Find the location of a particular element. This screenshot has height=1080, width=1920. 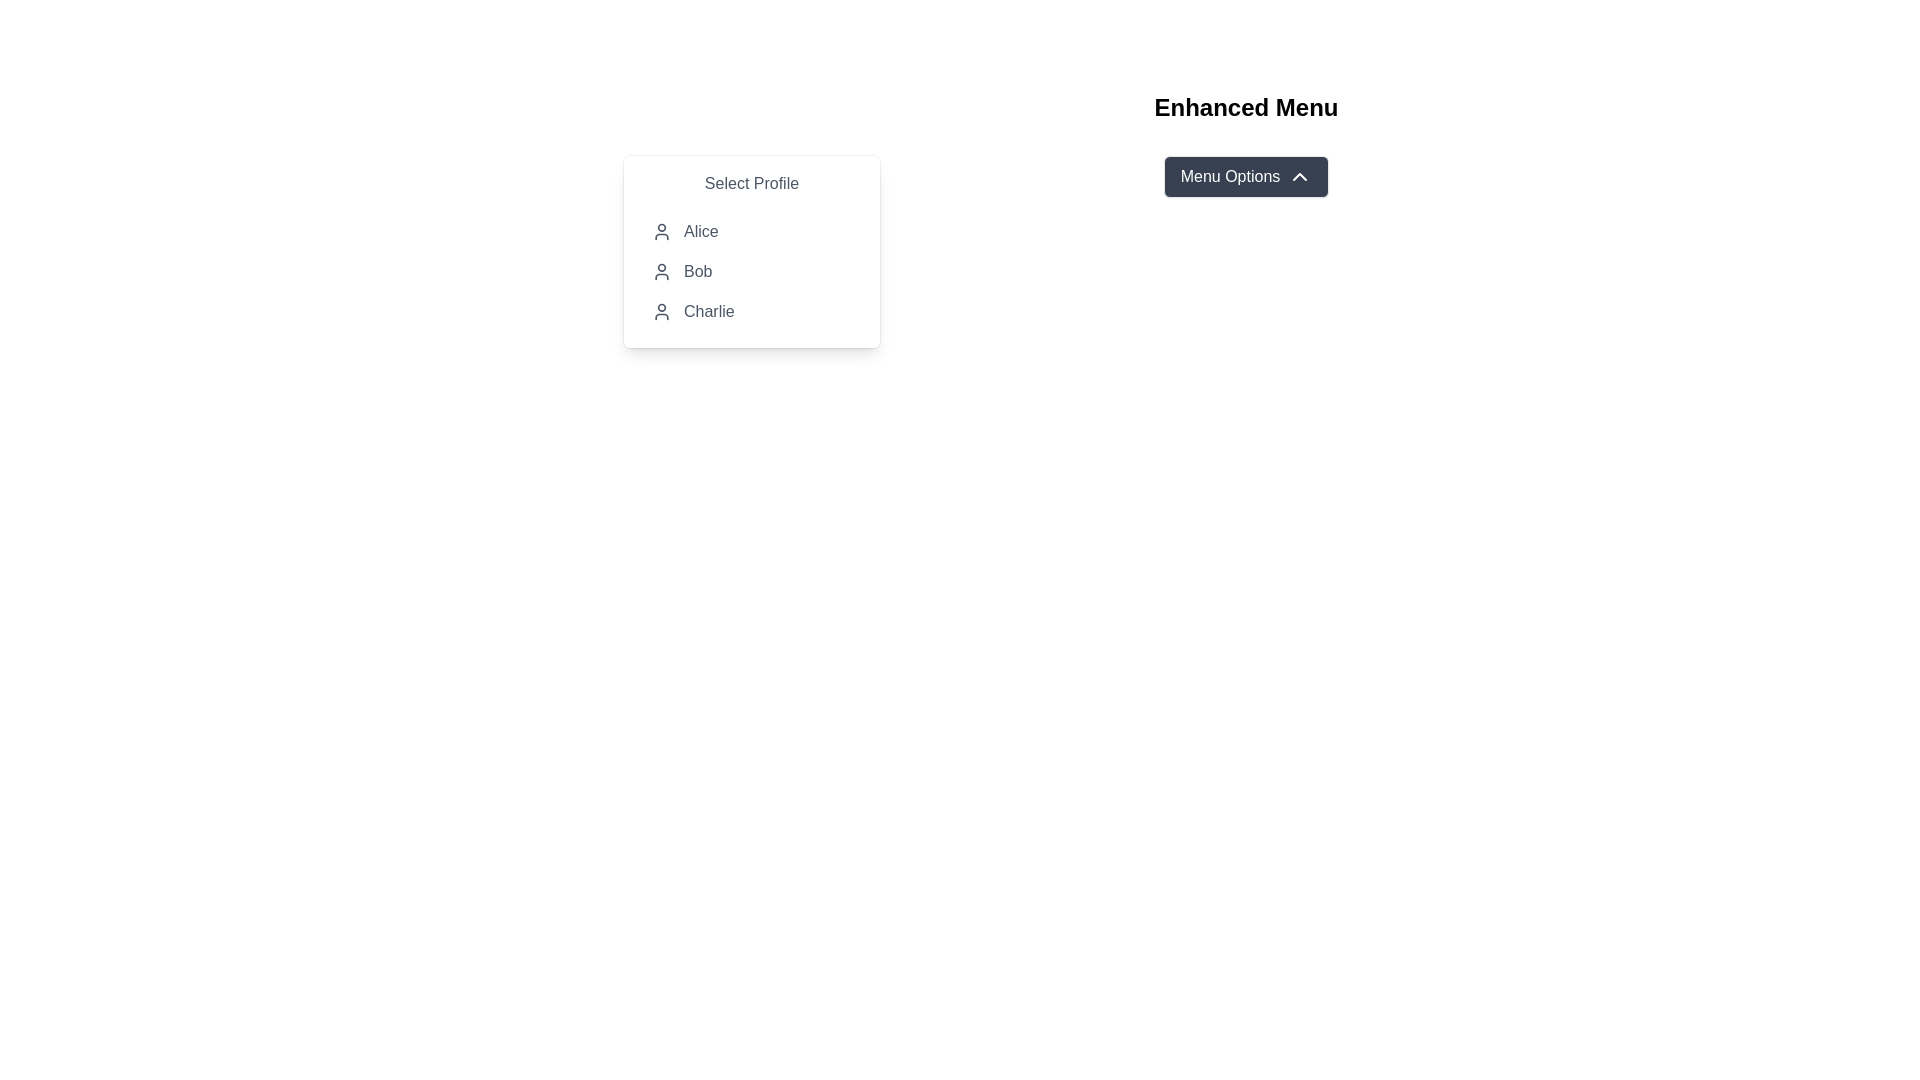

the dropdown menu option labeled 'Charlie' is located at coordinates (751, 312).